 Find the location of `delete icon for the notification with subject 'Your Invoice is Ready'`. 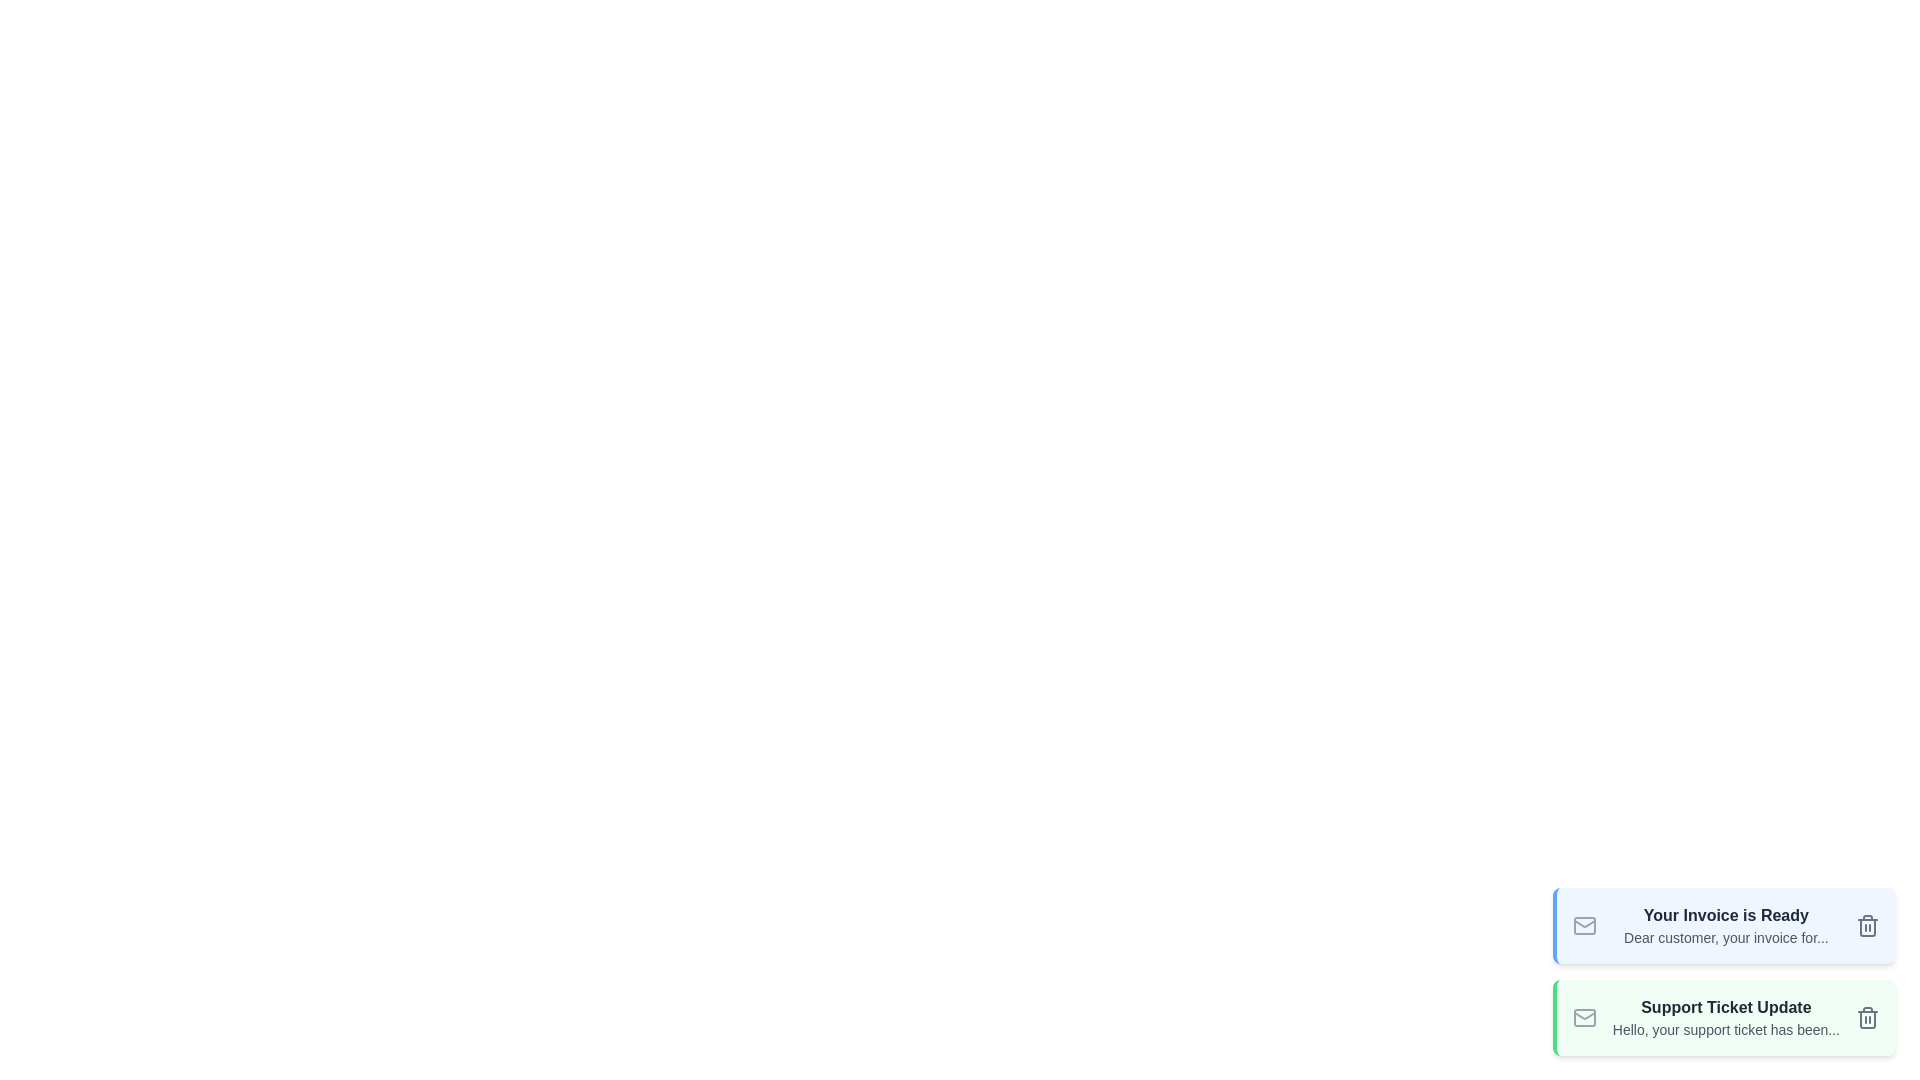

delete icon for the notification with subject 'Your Invoice is Ready' is located at coordinates (1866, 925).